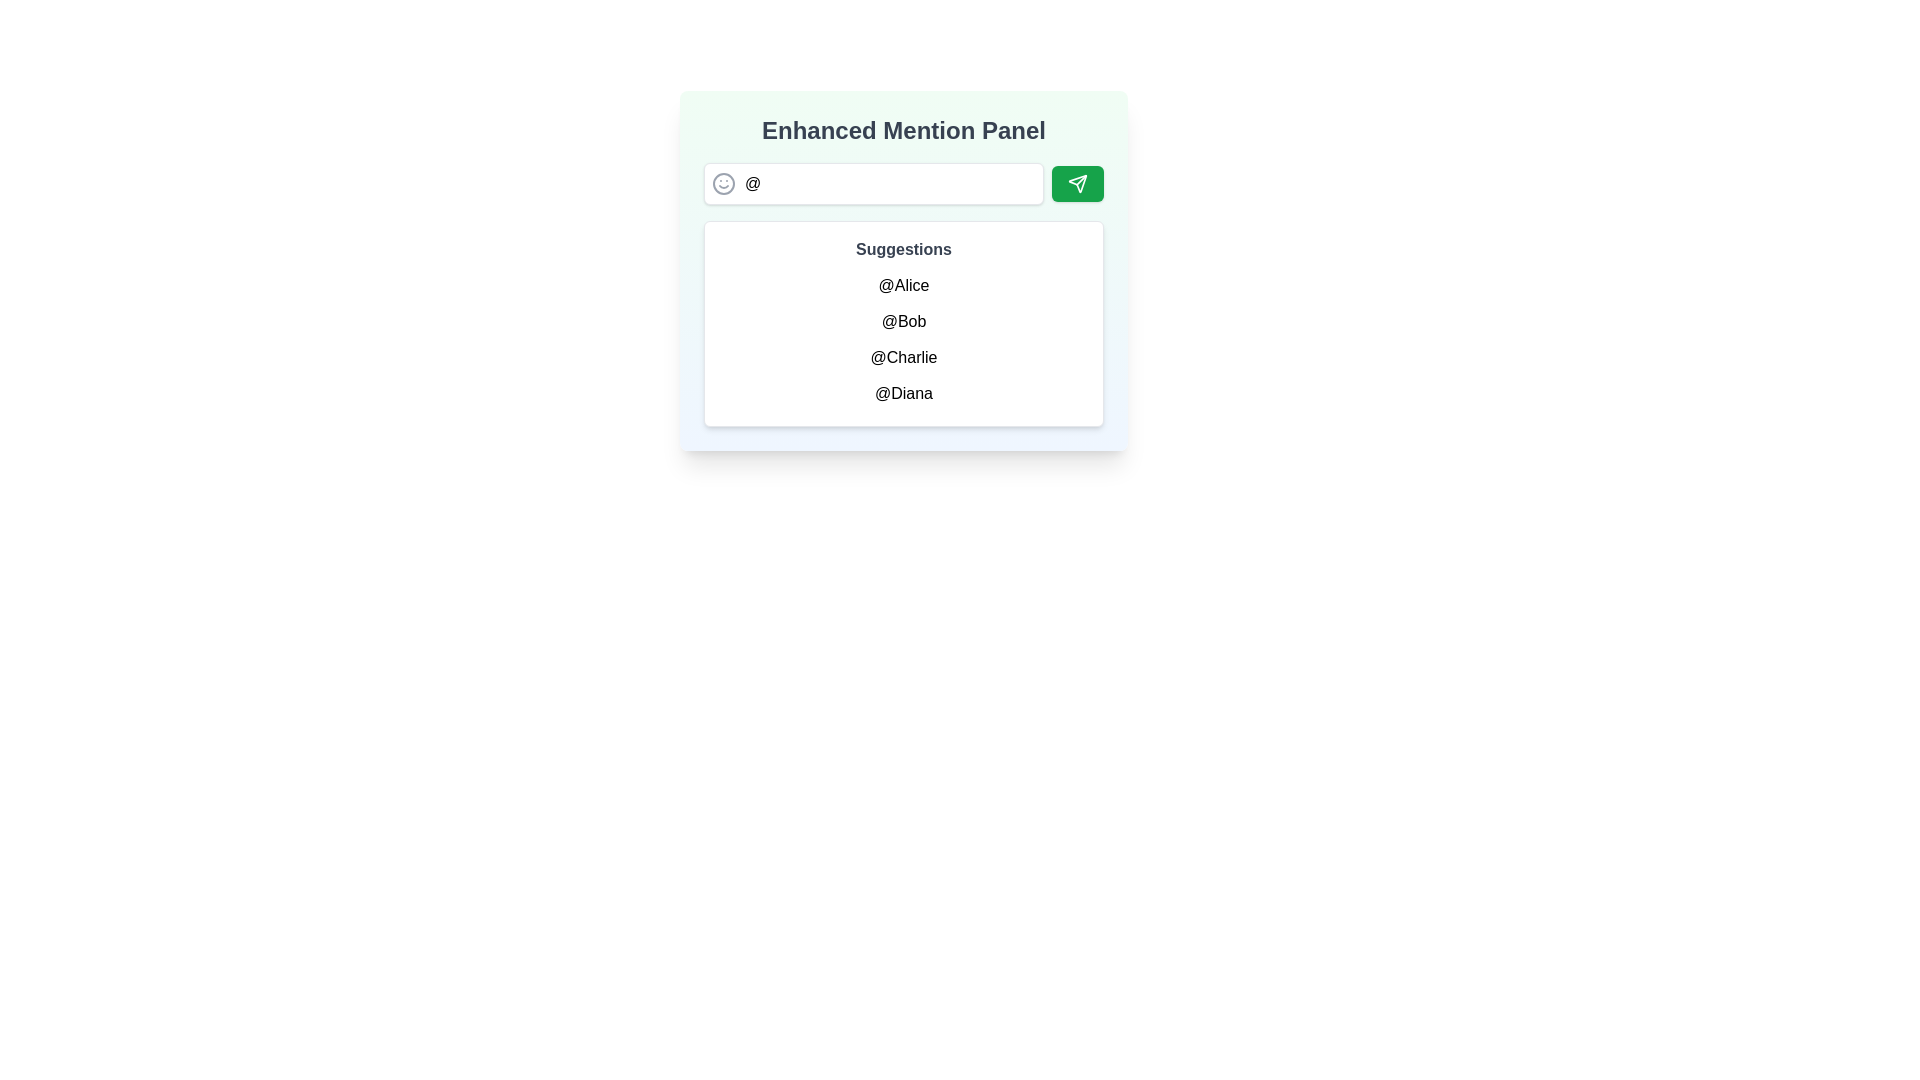  What do you see at coordinates (902, 323) in the screenshot?
I see `the mention suggestion entry displaying '@Bob', which is the second entry in the suggestions list within the 'Enhanced Mention Panel'` at bounding box center [902, 323].